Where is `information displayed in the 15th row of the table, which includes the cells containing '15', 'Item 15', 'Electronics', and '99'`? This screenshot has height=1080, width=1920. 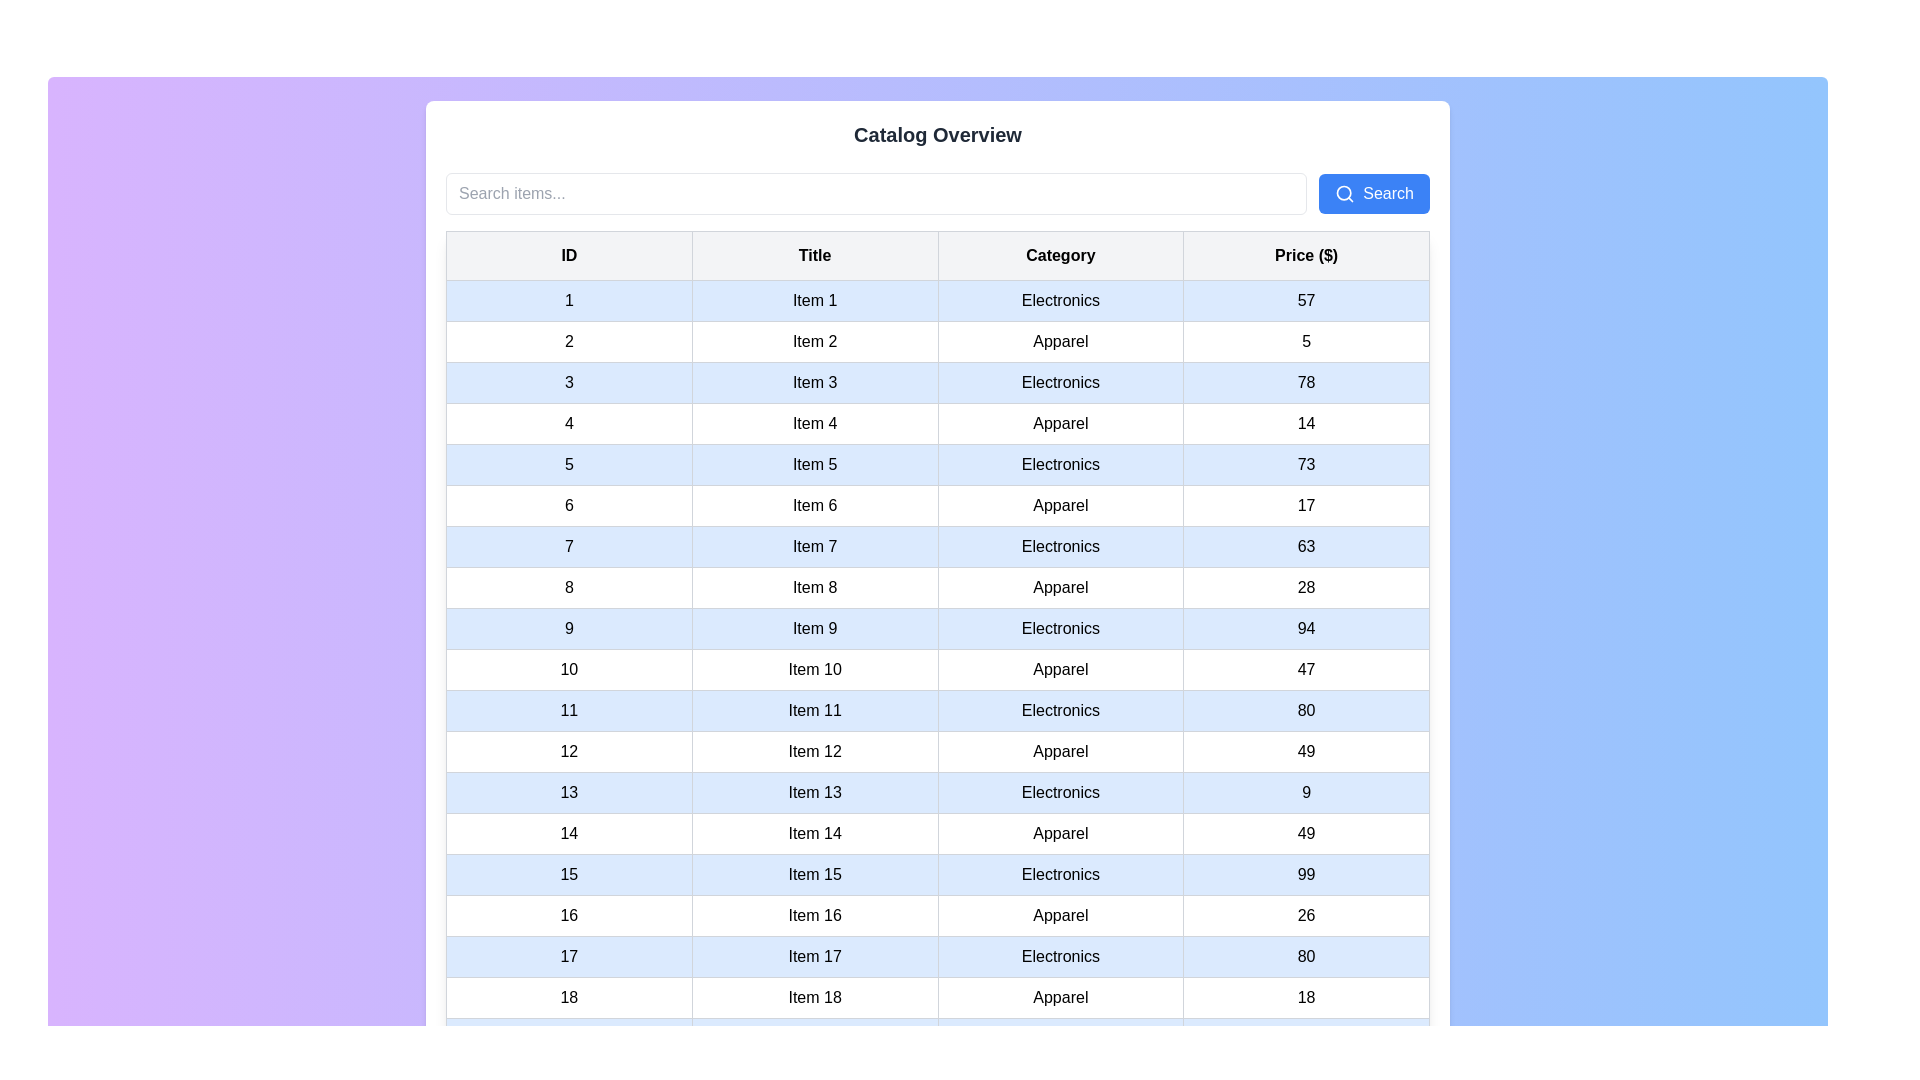
information displayed in the 15th row of the table, which includes the cells containing '15', 'Item 15', 'Electronics', and '99' is located at coordinates (936, 874).